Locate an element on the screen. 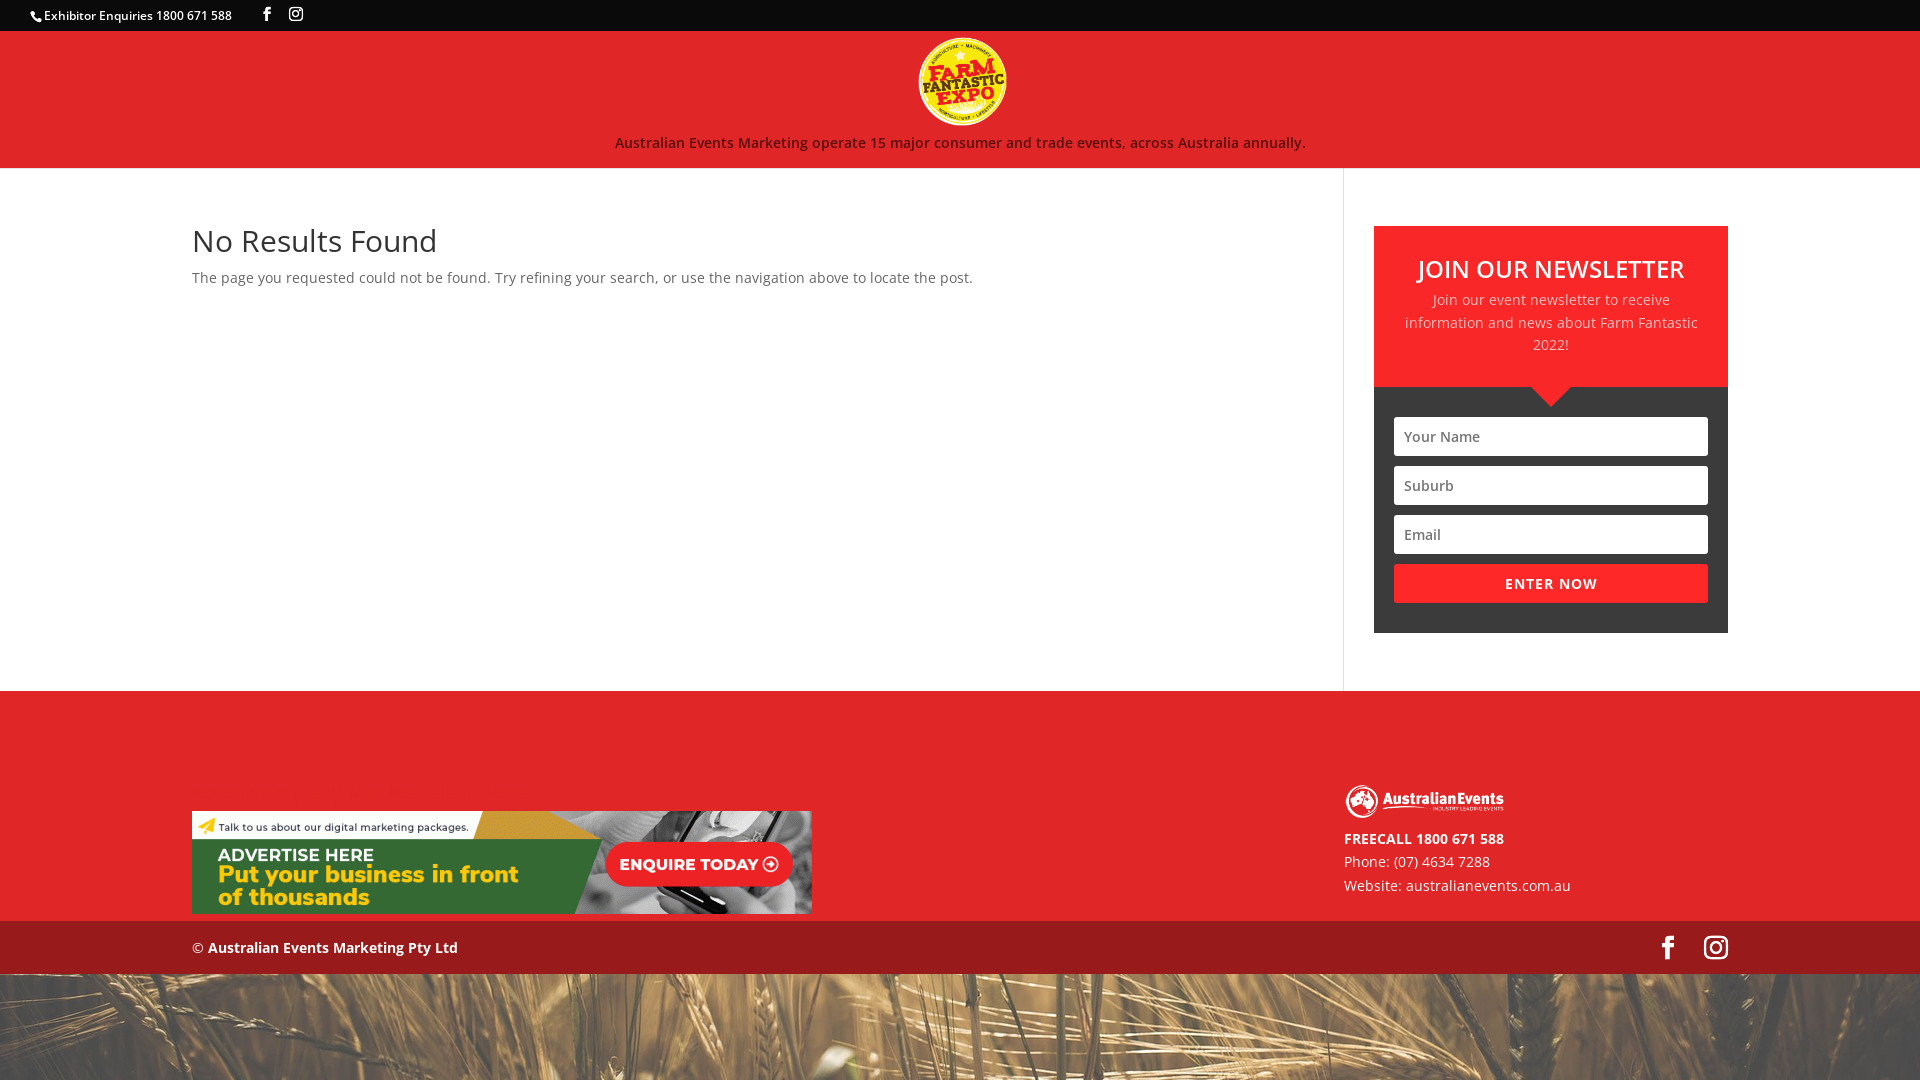 This screenshot has height=1080, width=1920. 'ENTER NOW' is located at coordinates (1549, 583).